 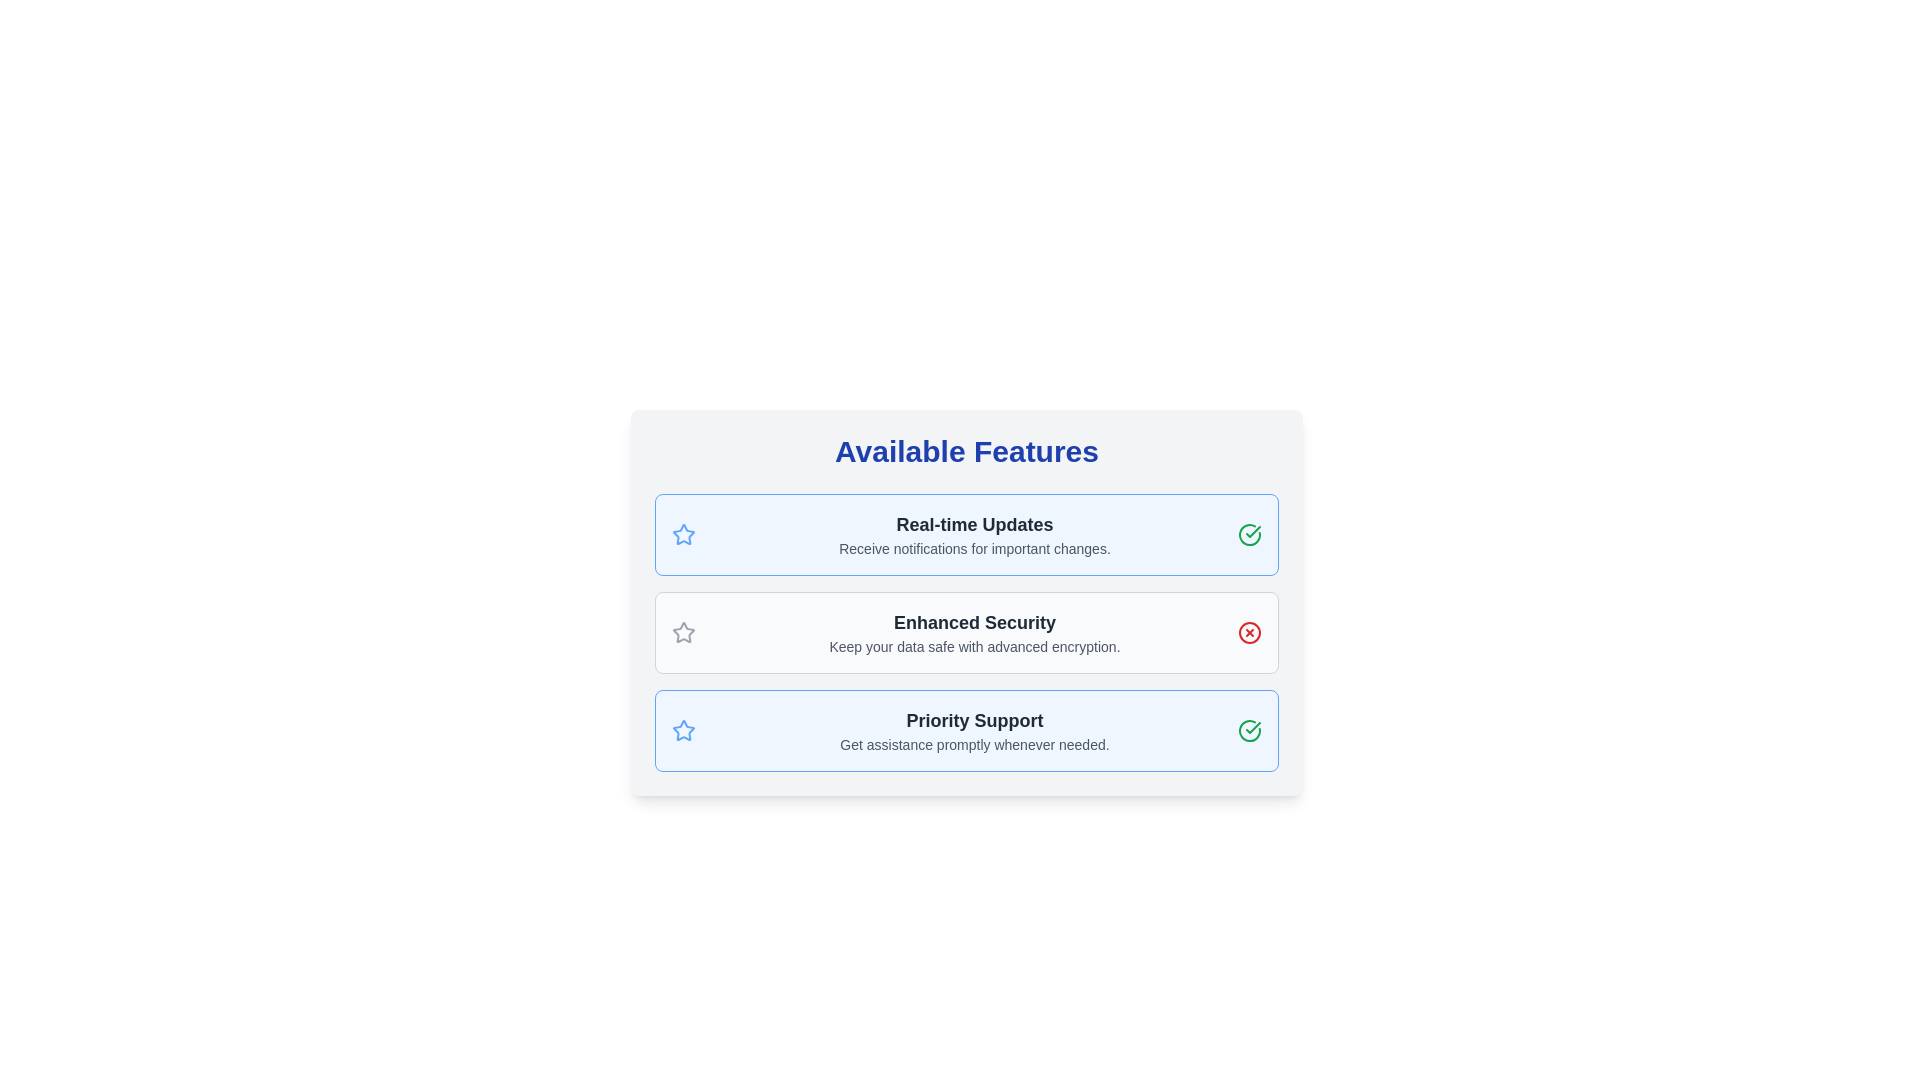 I want to click on the star-shaped icon representing the 'Priority Support' feature to observe any tooltip or visual response, so click(x=684, y=730).